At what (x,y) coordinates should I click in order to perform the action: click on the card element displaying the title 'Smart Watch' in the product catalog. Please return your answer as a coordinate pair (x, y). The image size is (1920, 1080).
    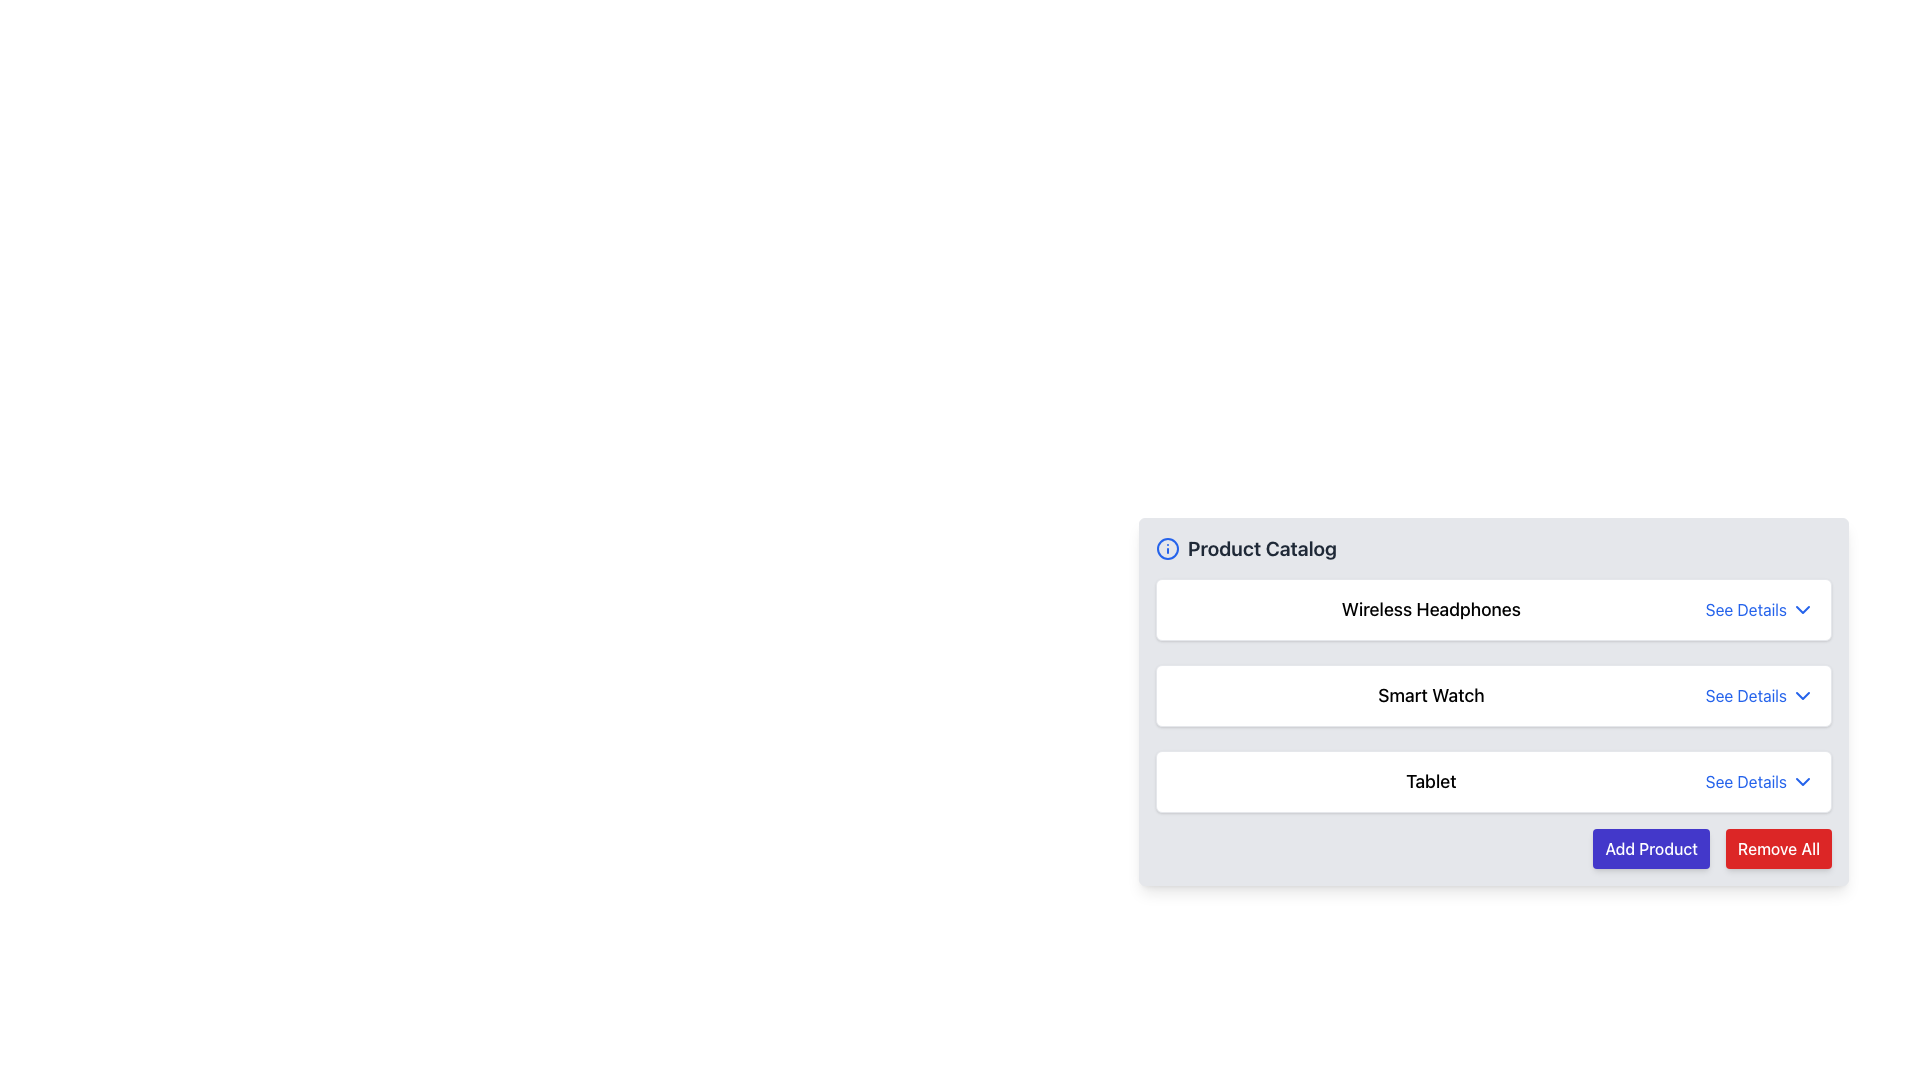
    Looking at the image, I should click on (1493, 709).